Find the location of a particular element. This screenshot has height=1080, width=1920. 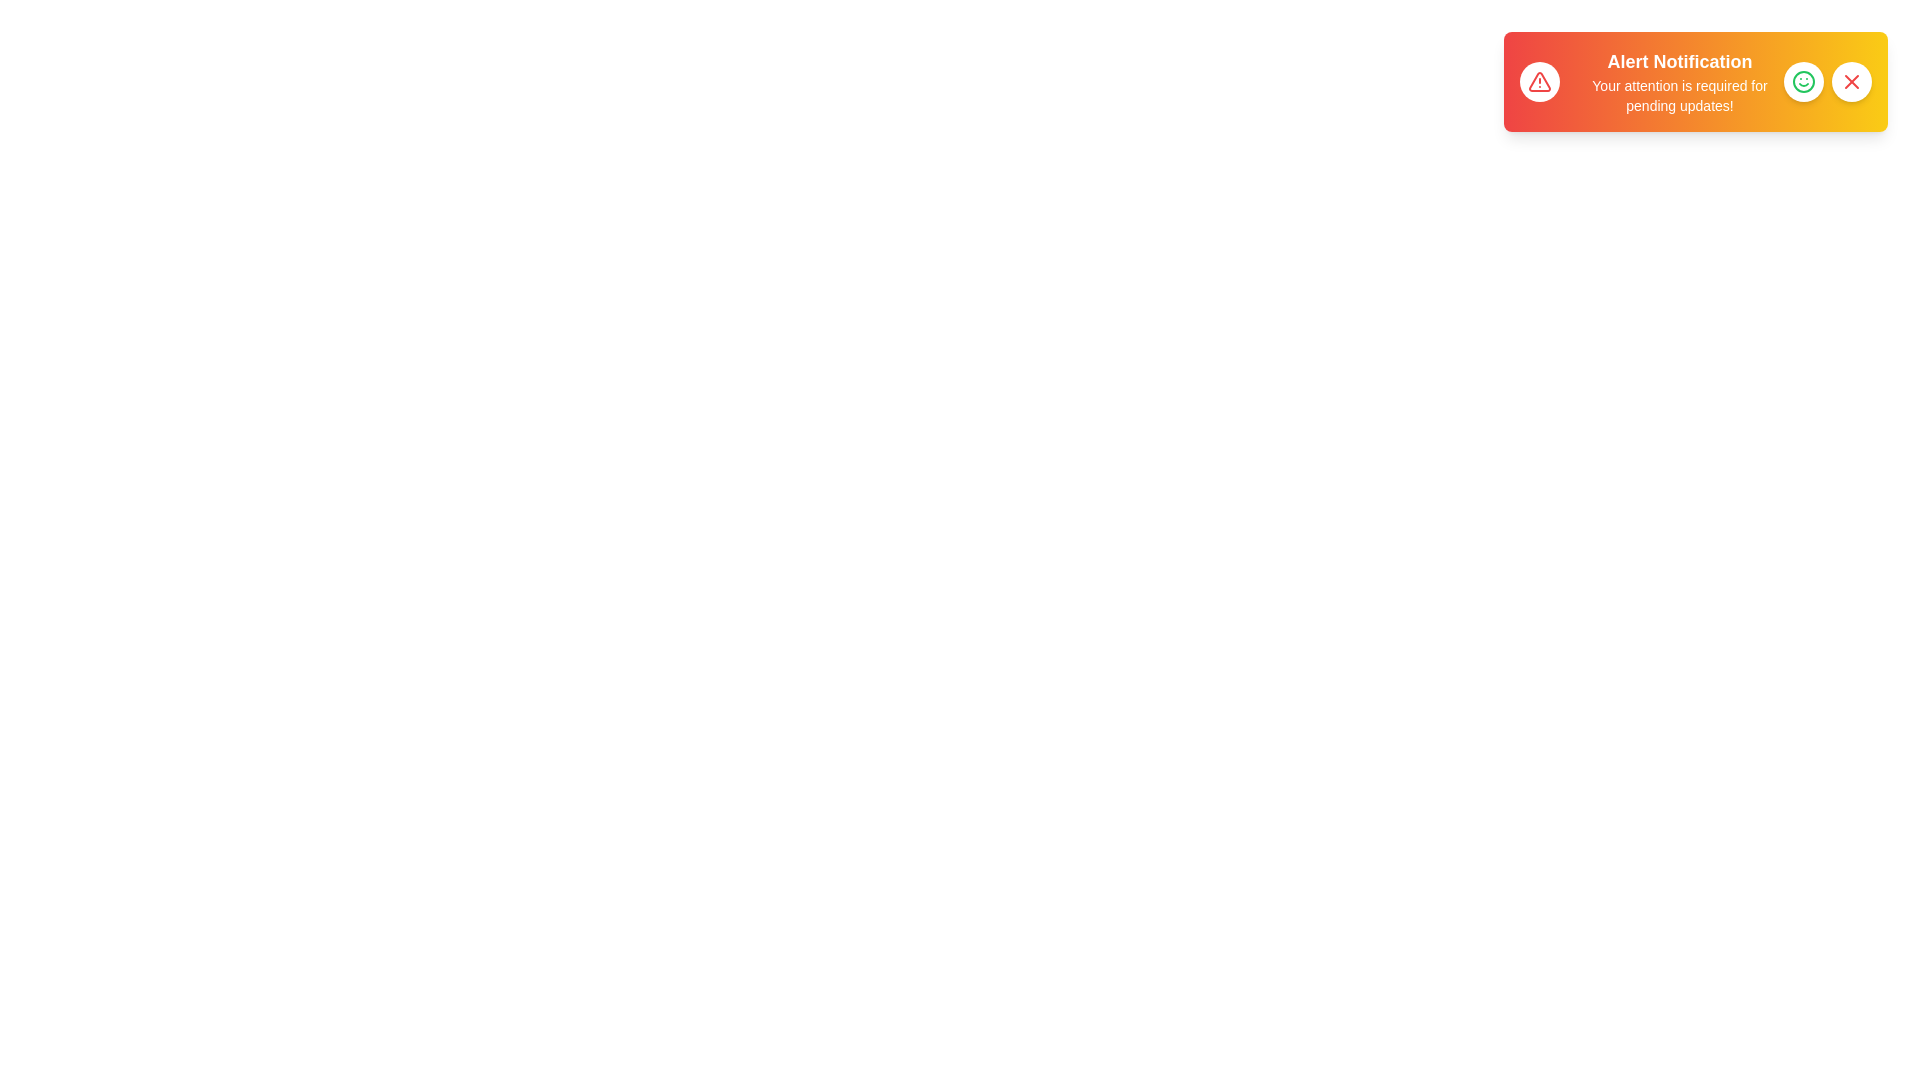

the smiley button to acknowledge the notification is located at coordinates (1804, 80).